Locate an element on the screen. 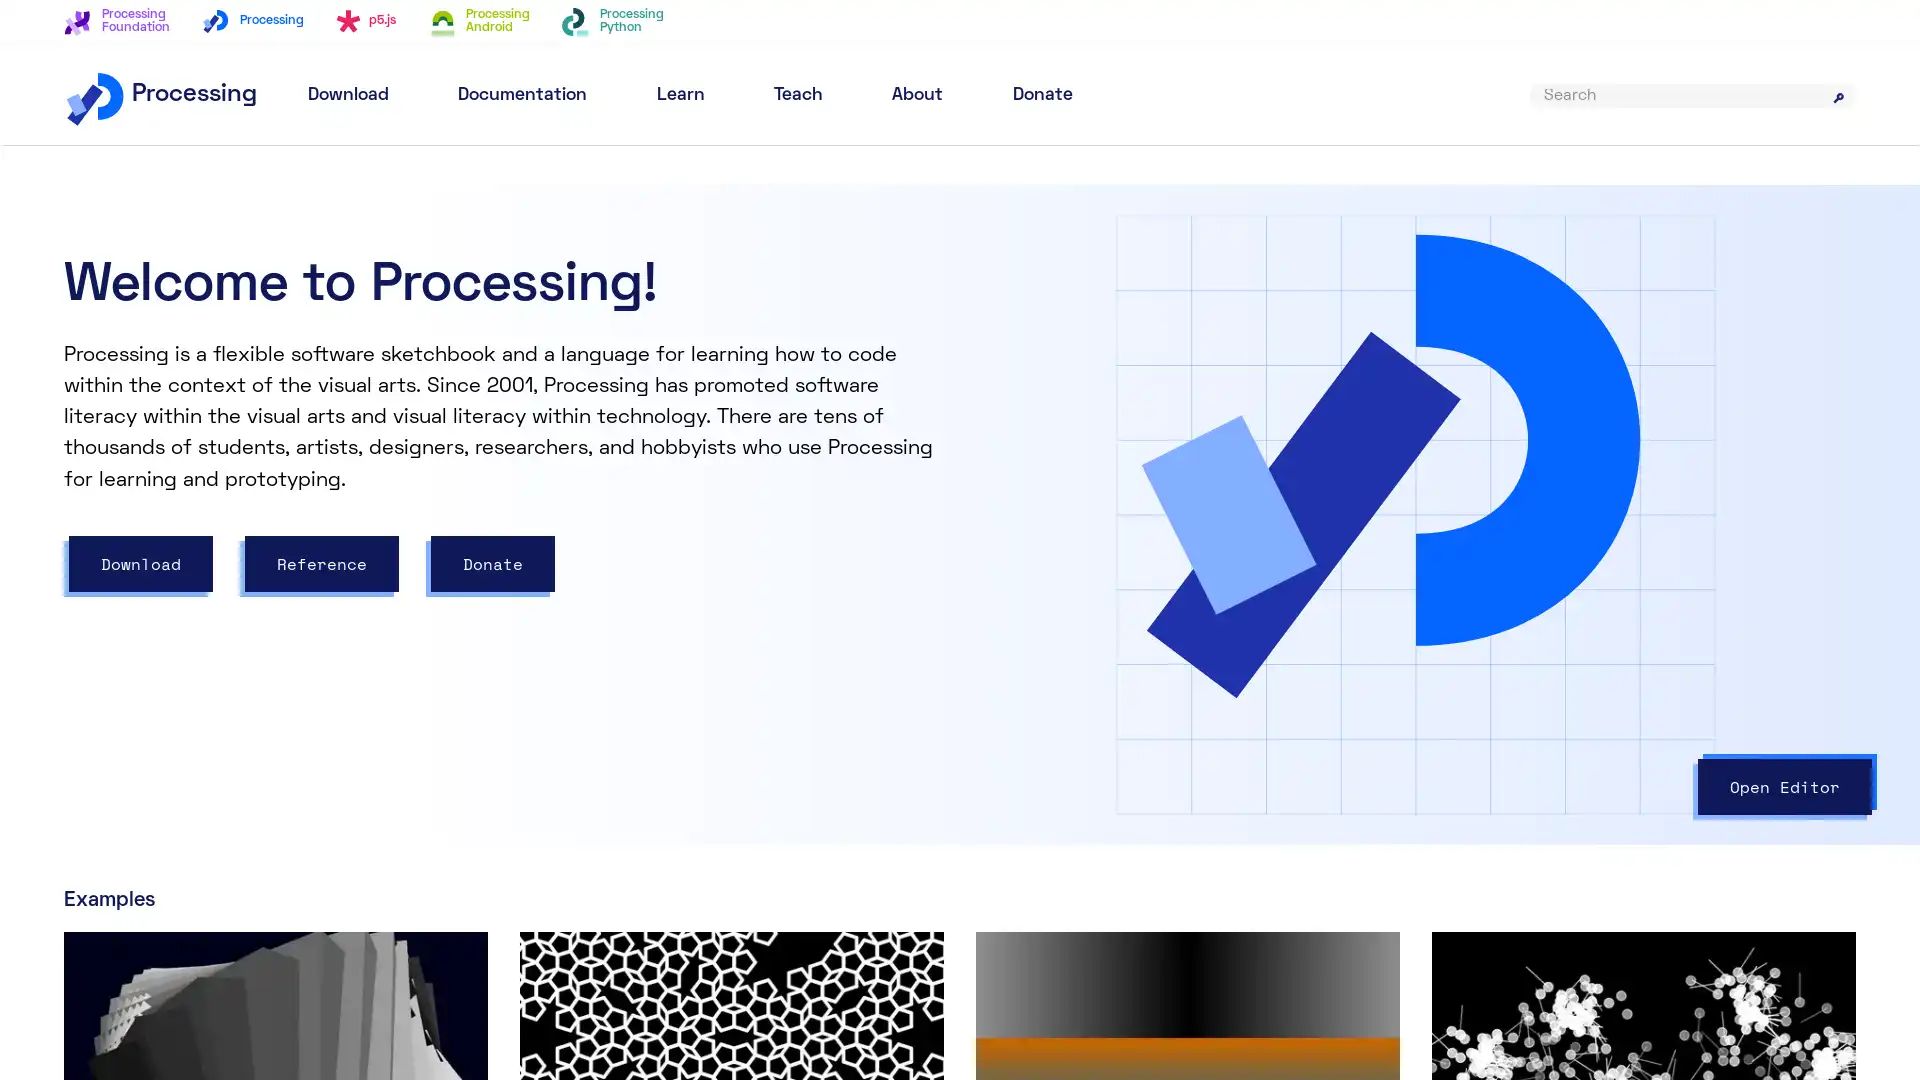 This screenshot has height=1080, width=1920. change position is located at coordinates (1084, 524).